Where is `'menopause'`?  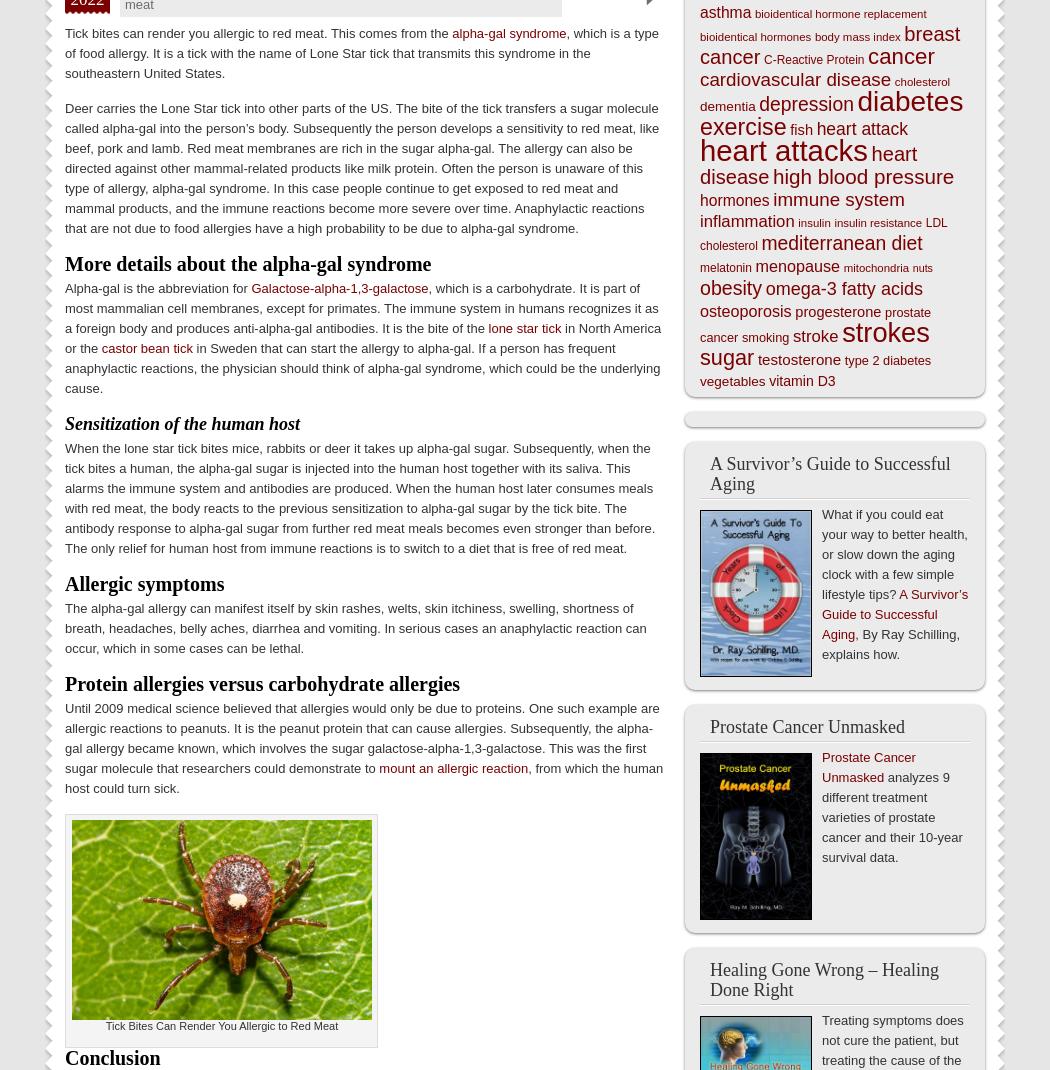
'menopause' is located at coordinates (796, 265).